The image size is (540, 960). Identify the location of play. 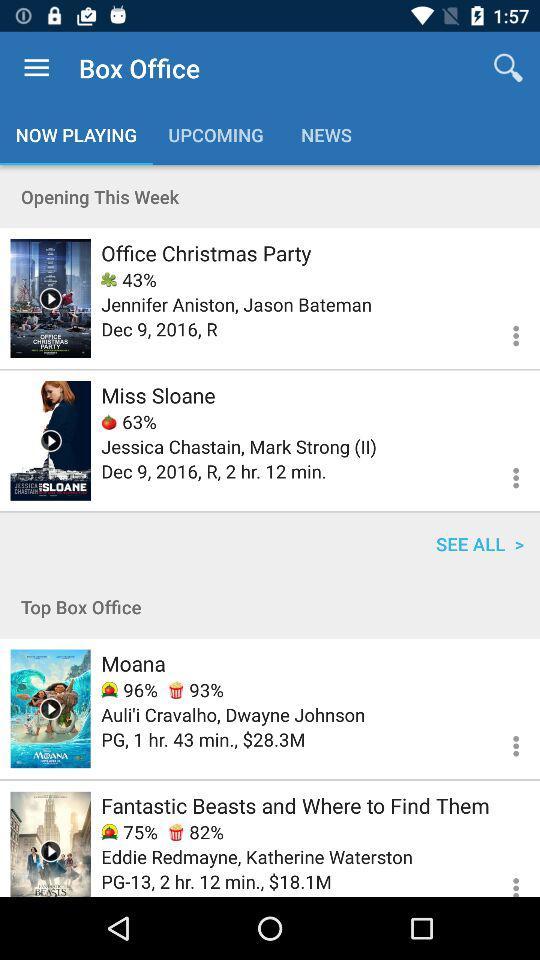
(50, 440).